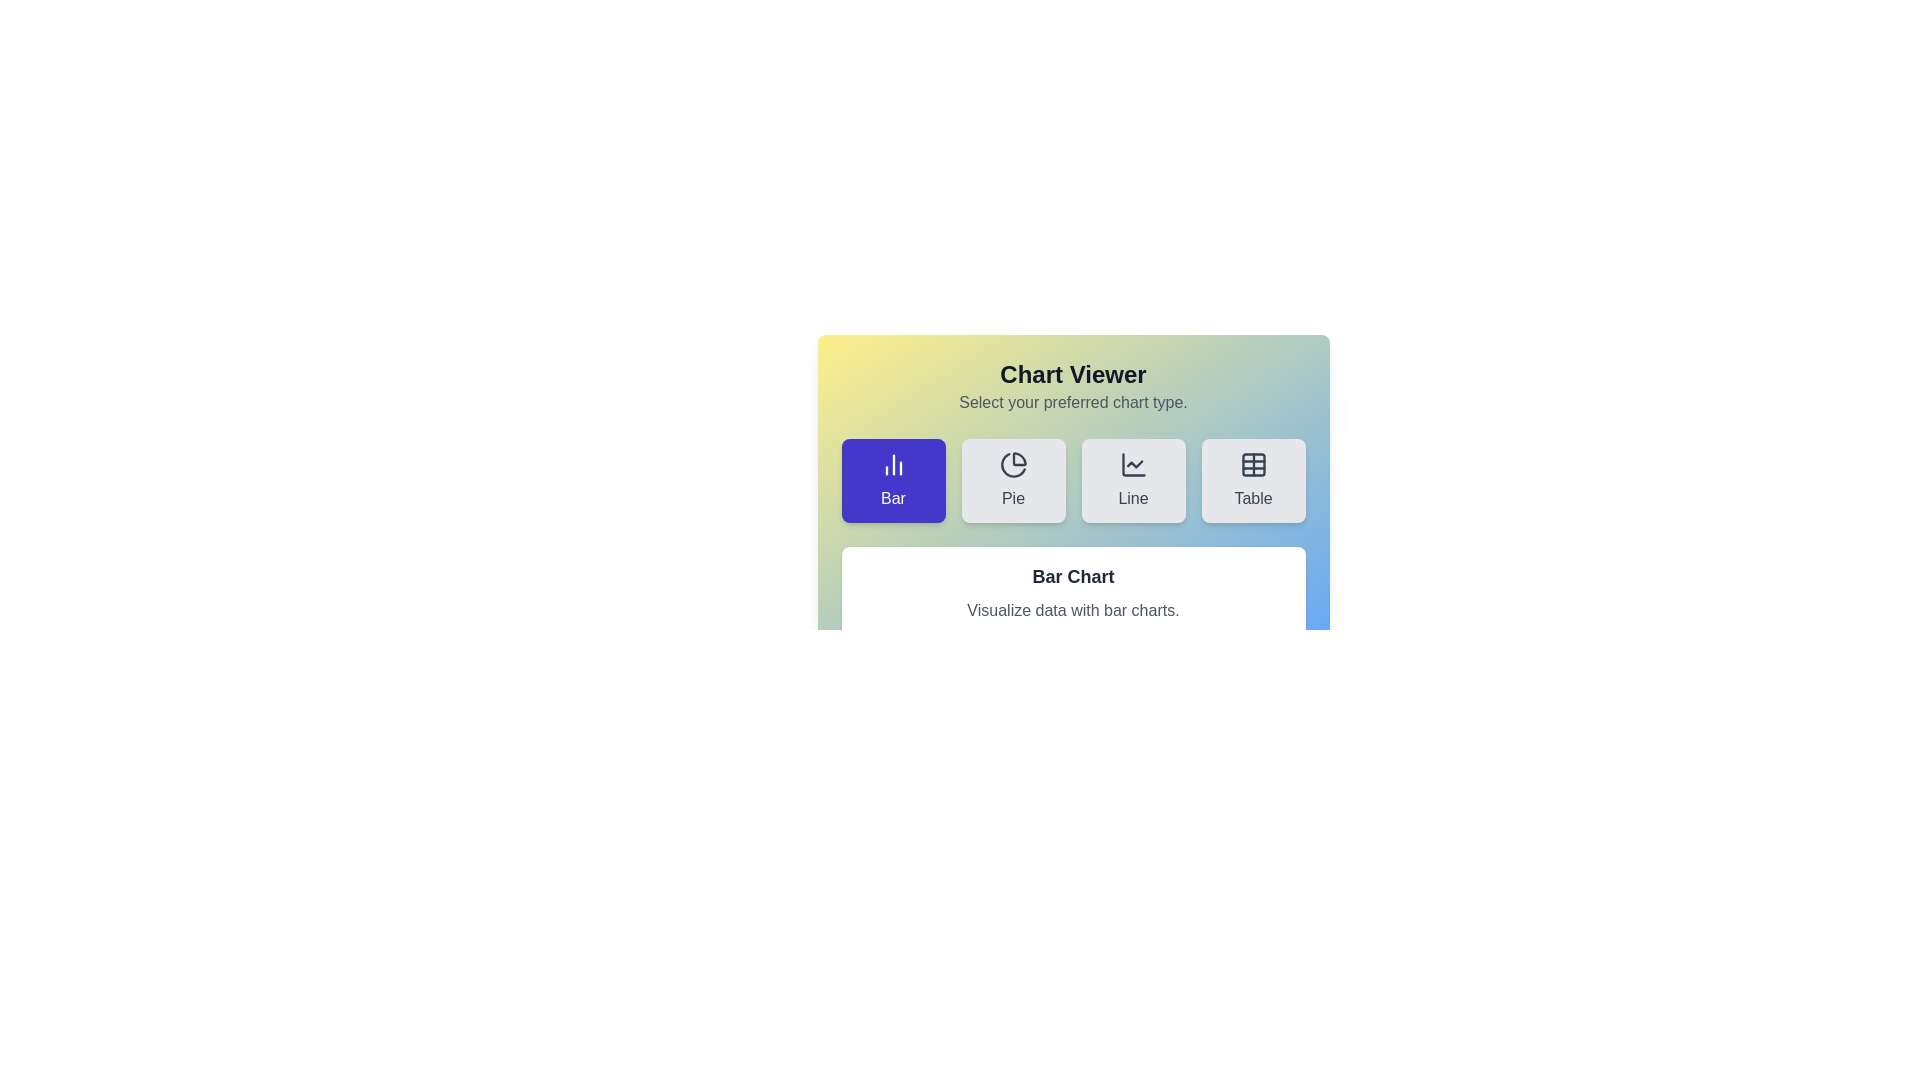 The width and height of the screenshot is (1920, 1080). I want to click on the button that allows the user to select the 'Pie' chart option, positioned between the 'Bar' and 'Line' buttons, so click(1013, 481).